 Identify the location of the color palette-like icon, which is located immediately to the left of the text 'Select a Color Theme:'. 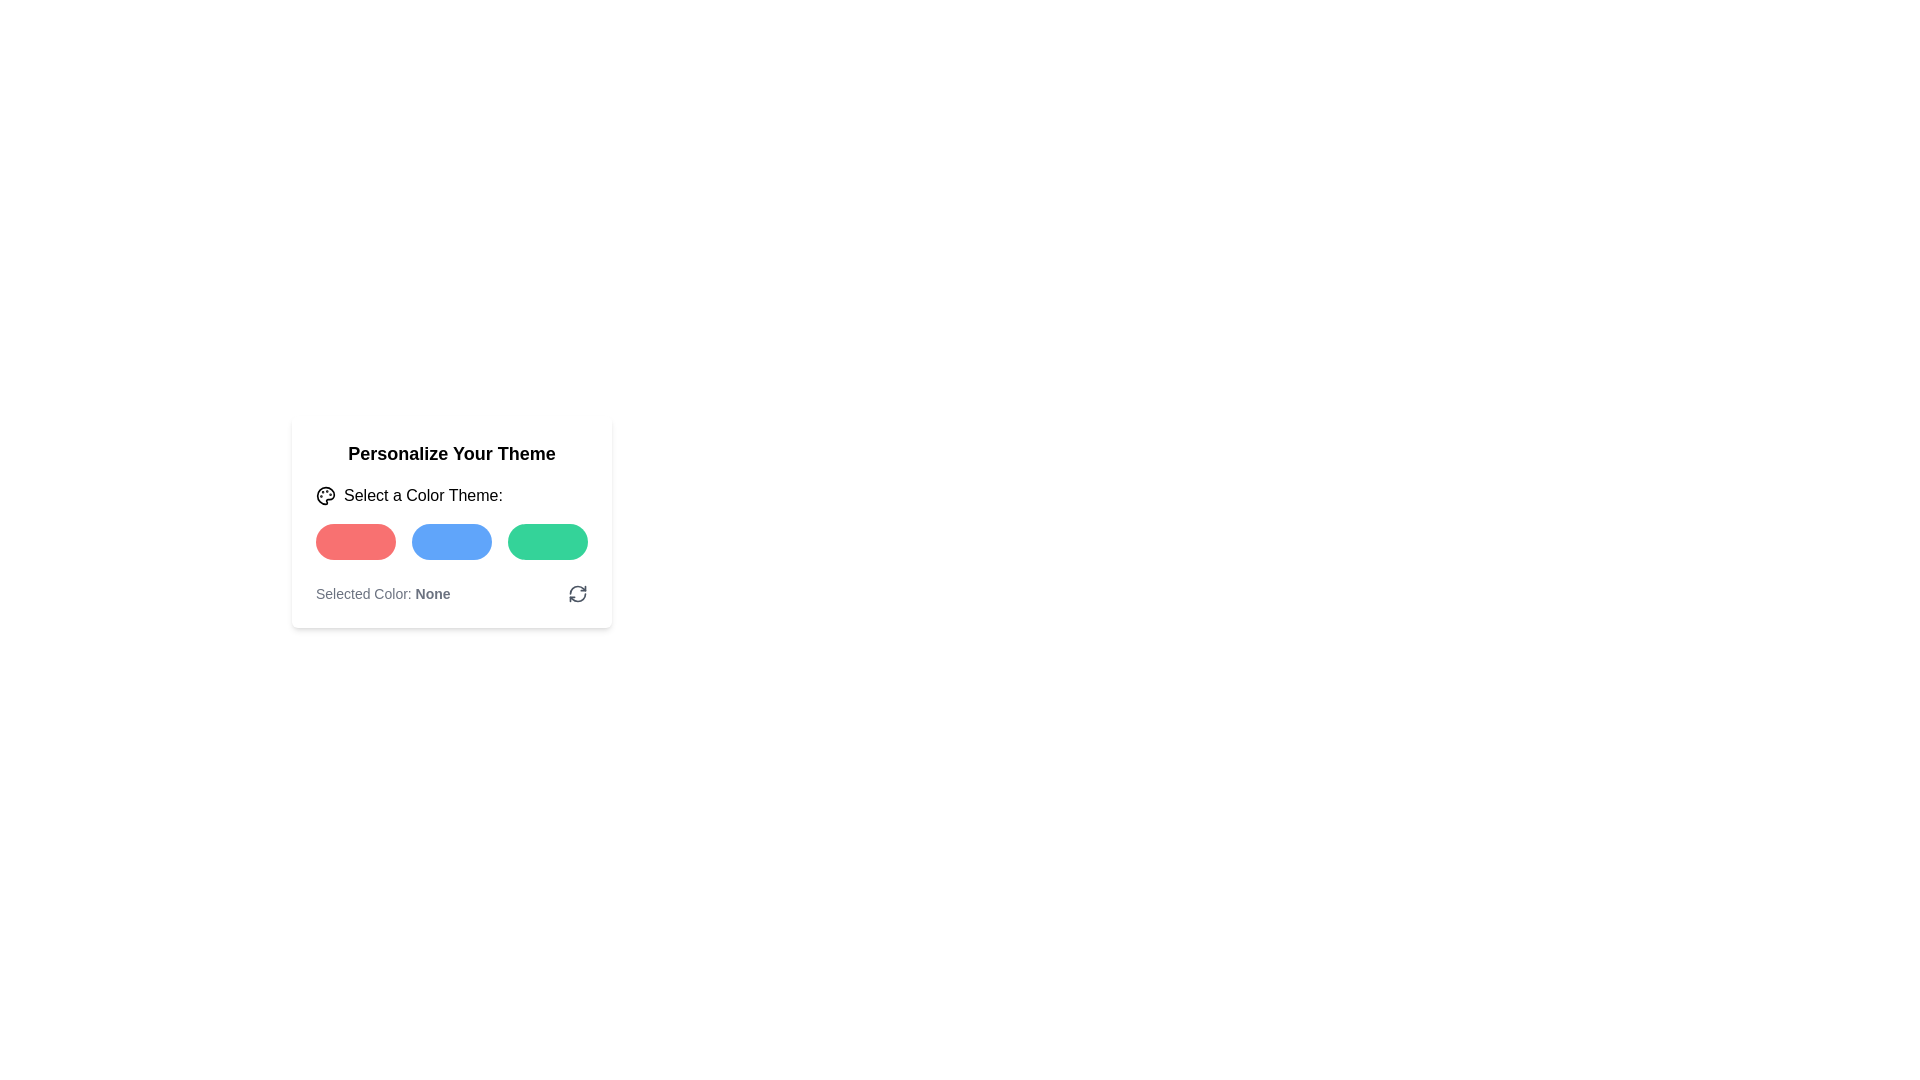
(326, 495).